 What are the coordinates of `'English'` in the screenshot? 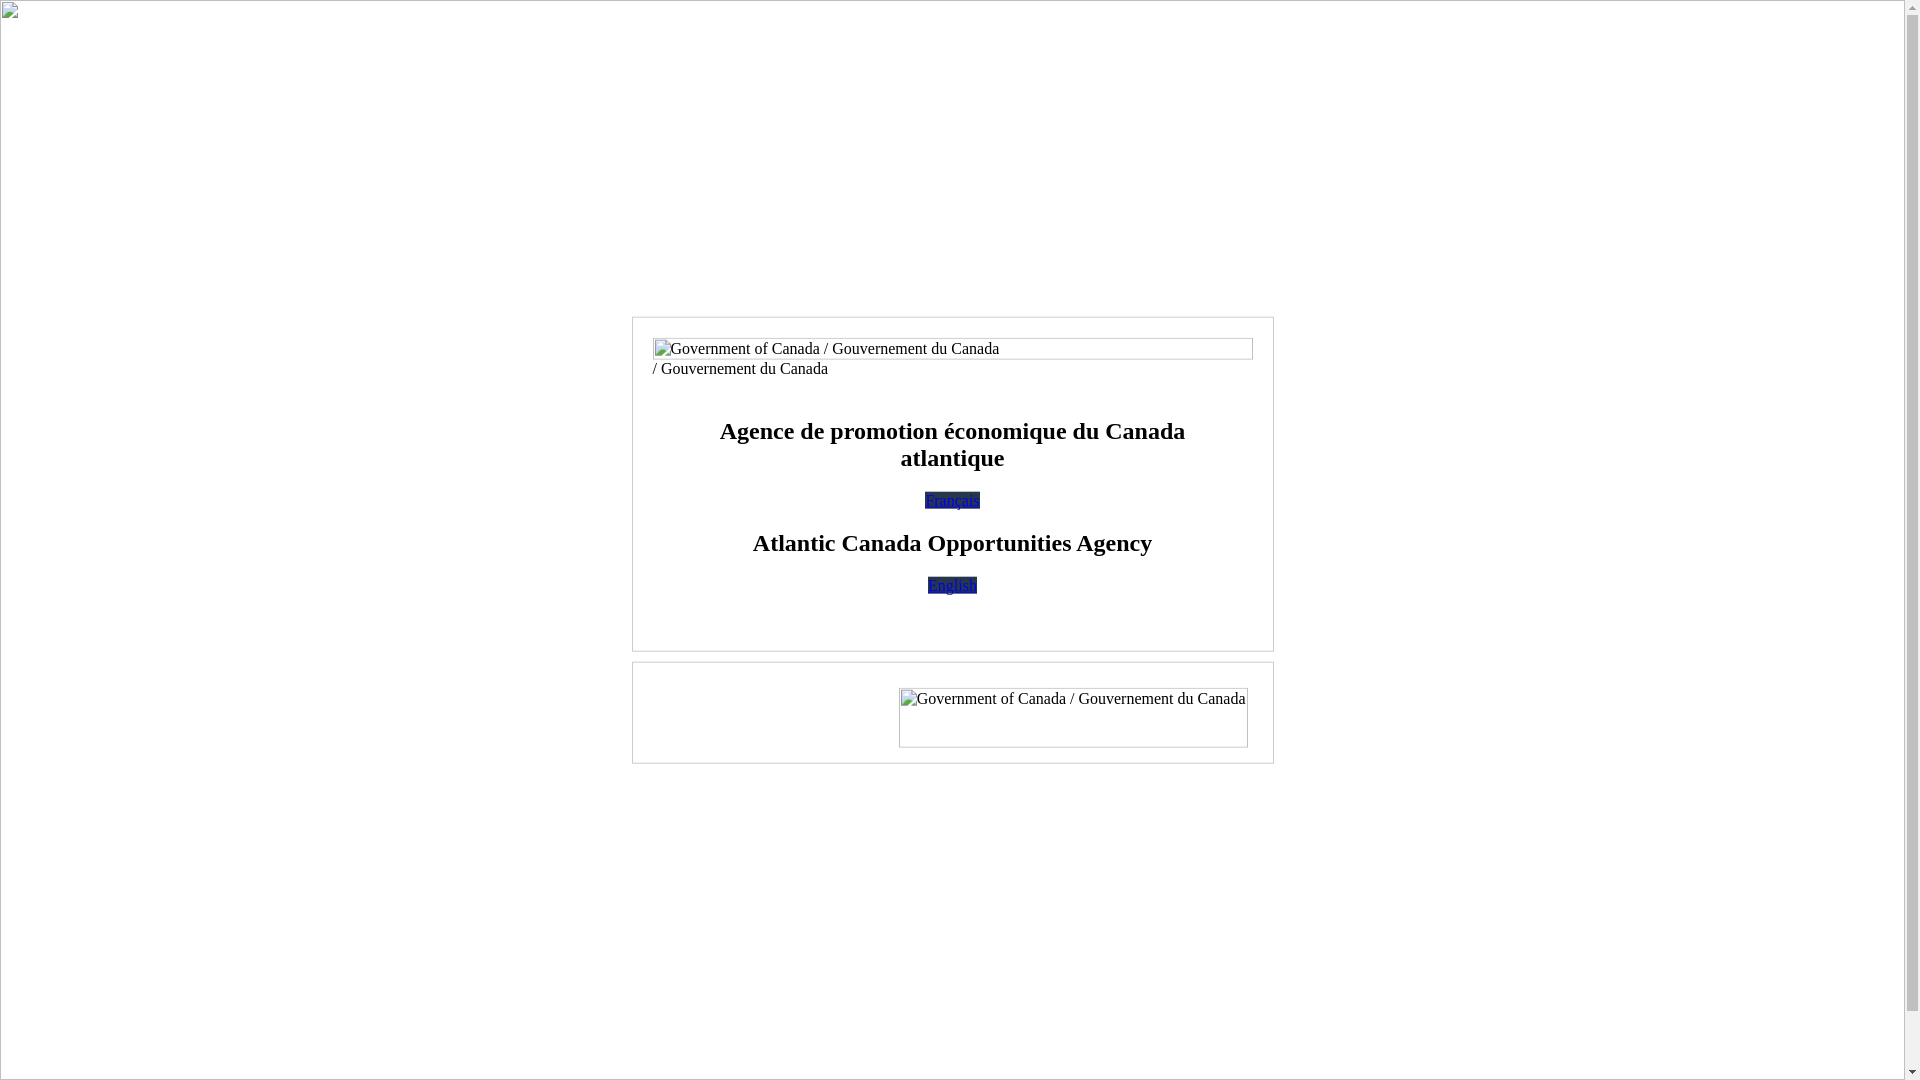 It's located at (926, 584).